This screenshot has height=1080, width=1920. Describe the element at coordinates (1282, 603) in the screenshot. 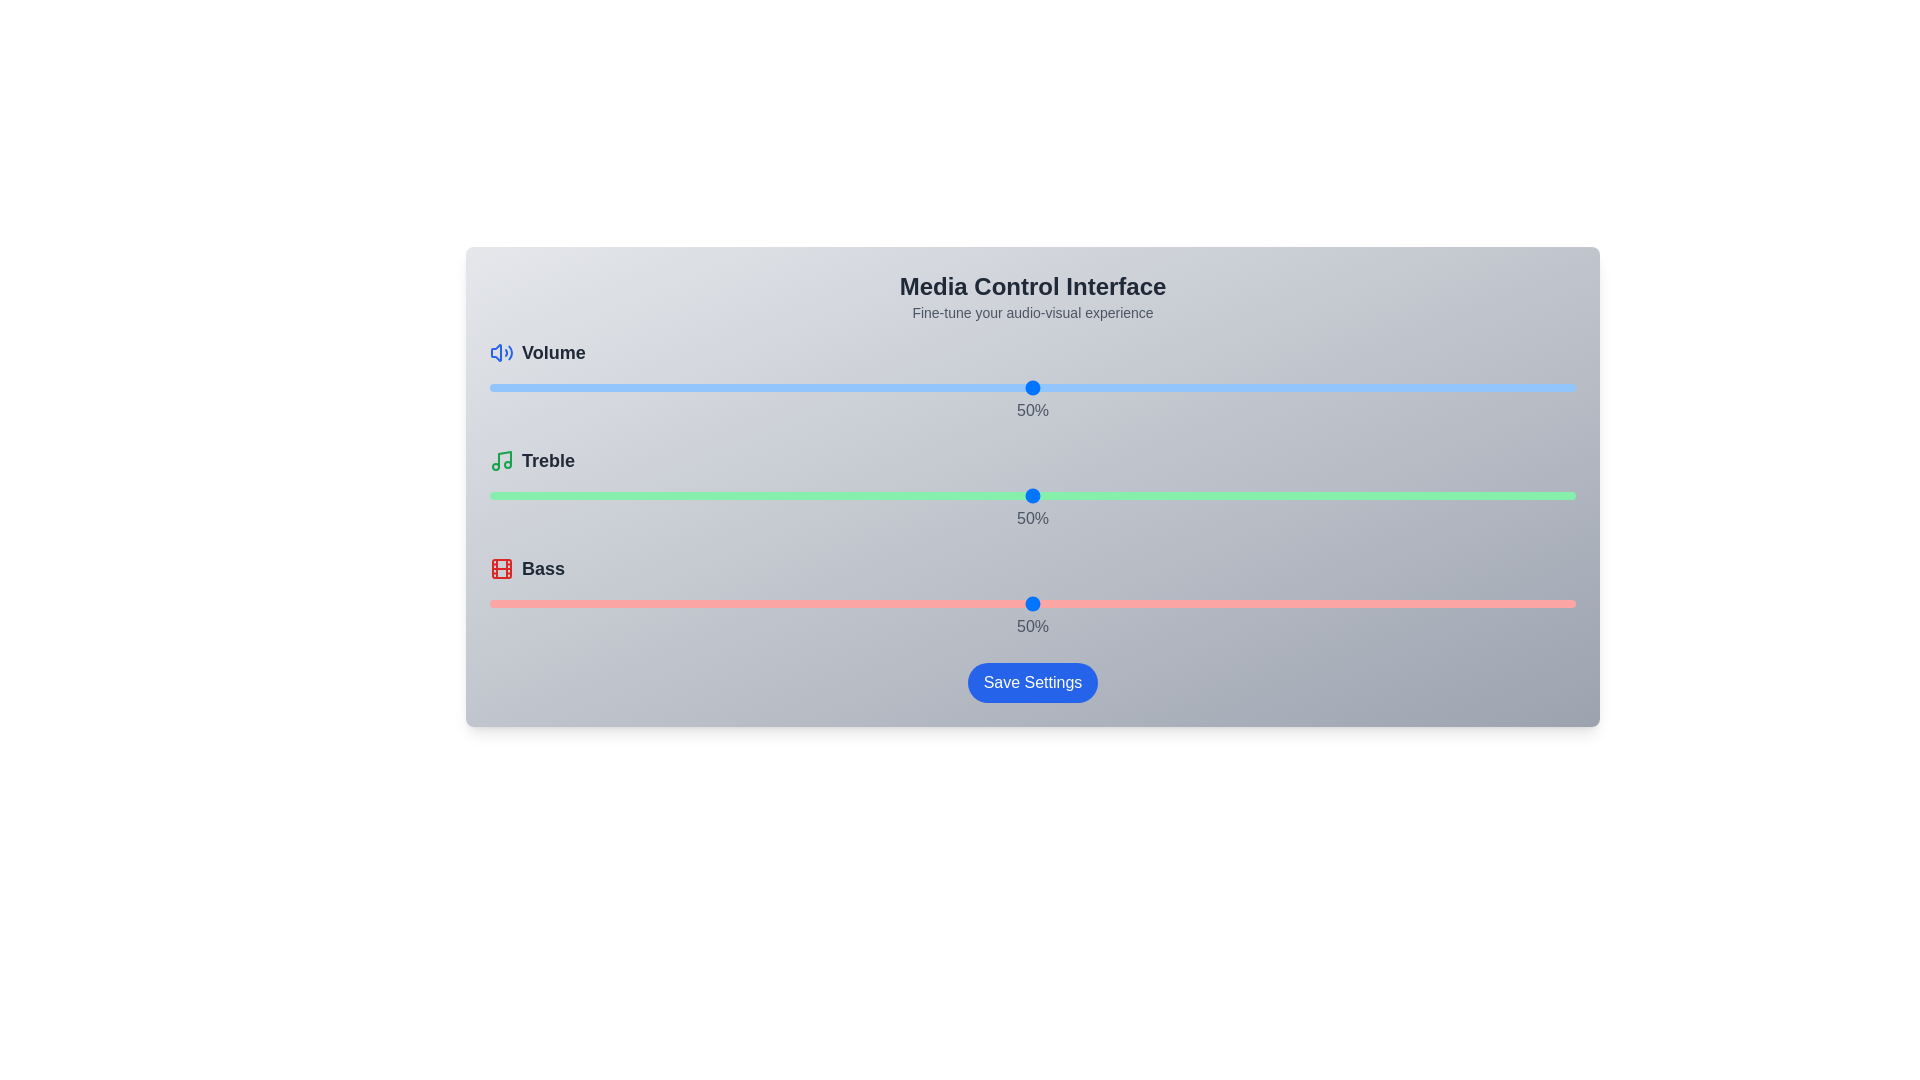

I see `the bass level` at that location.